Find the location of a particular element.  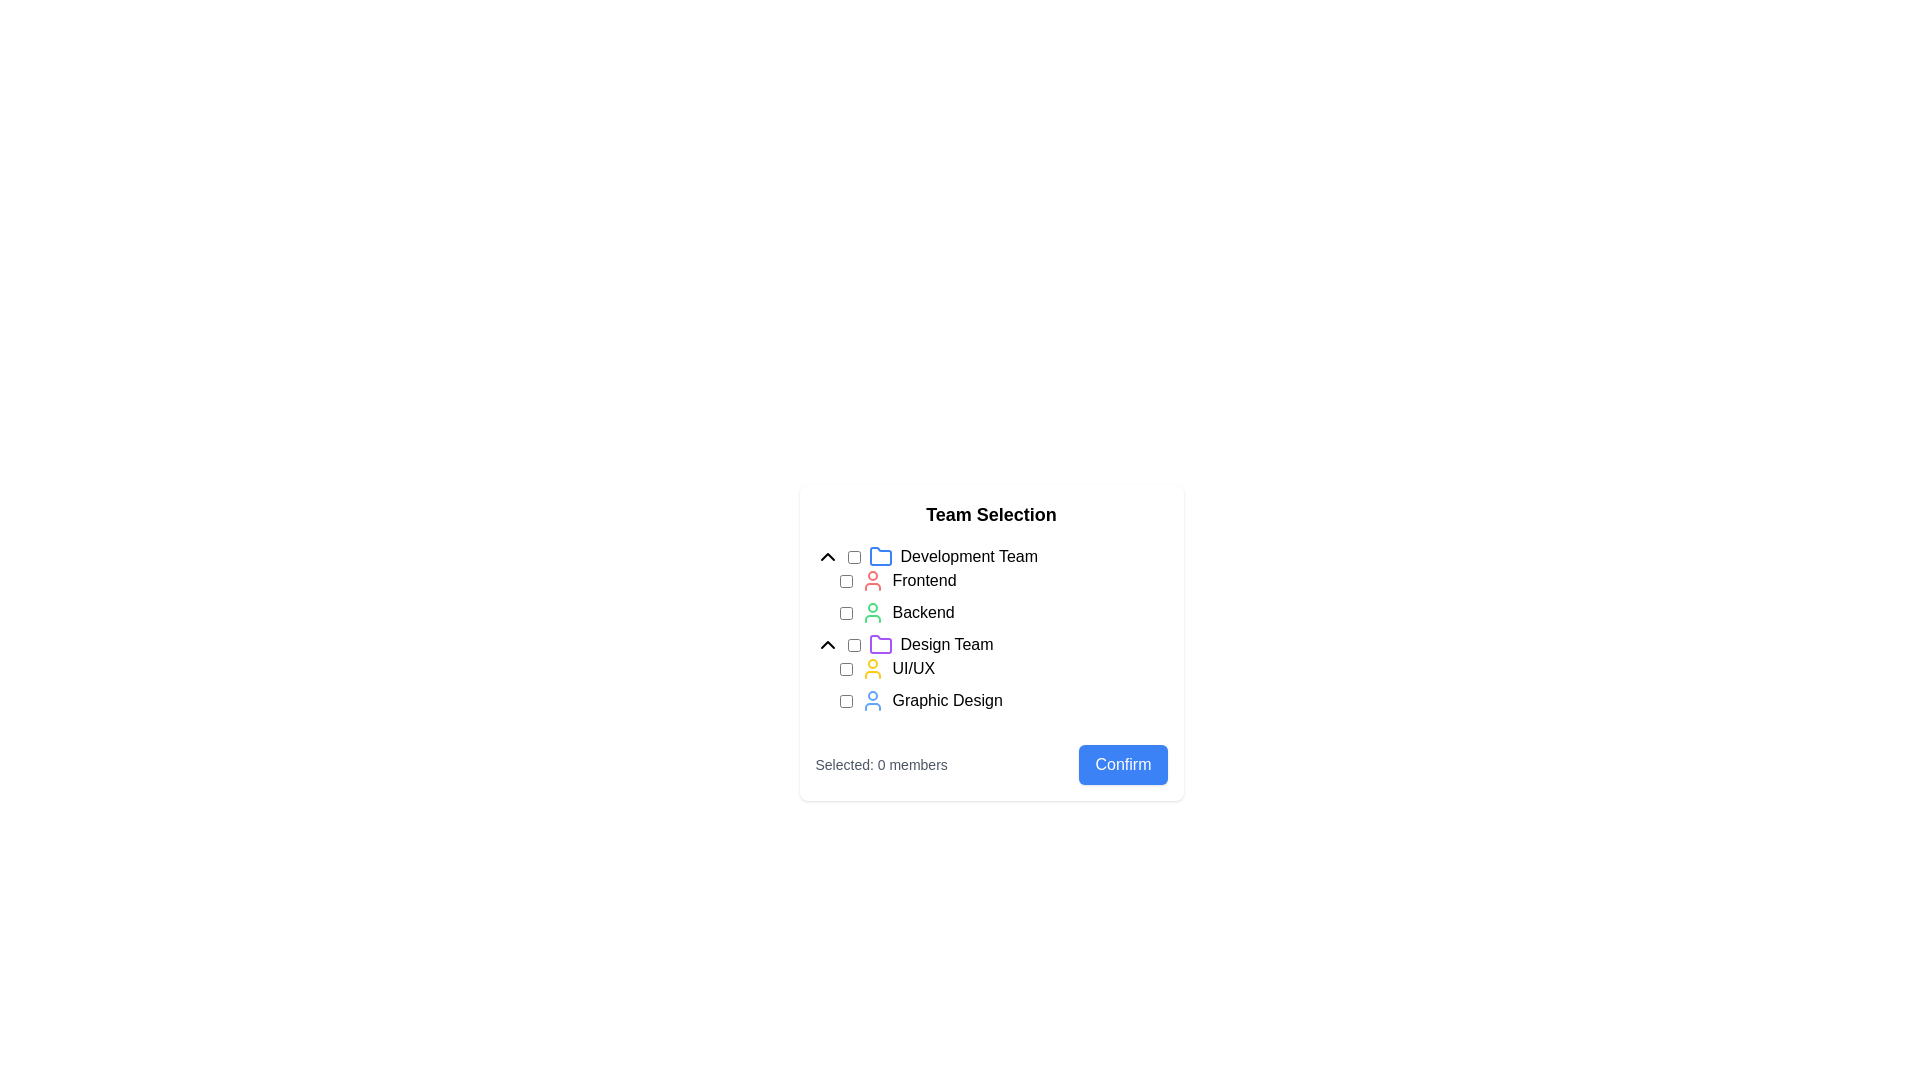

the 'Backend' section, which includes a checkbox and a user profile icon is located at coordinates (1003, 612).